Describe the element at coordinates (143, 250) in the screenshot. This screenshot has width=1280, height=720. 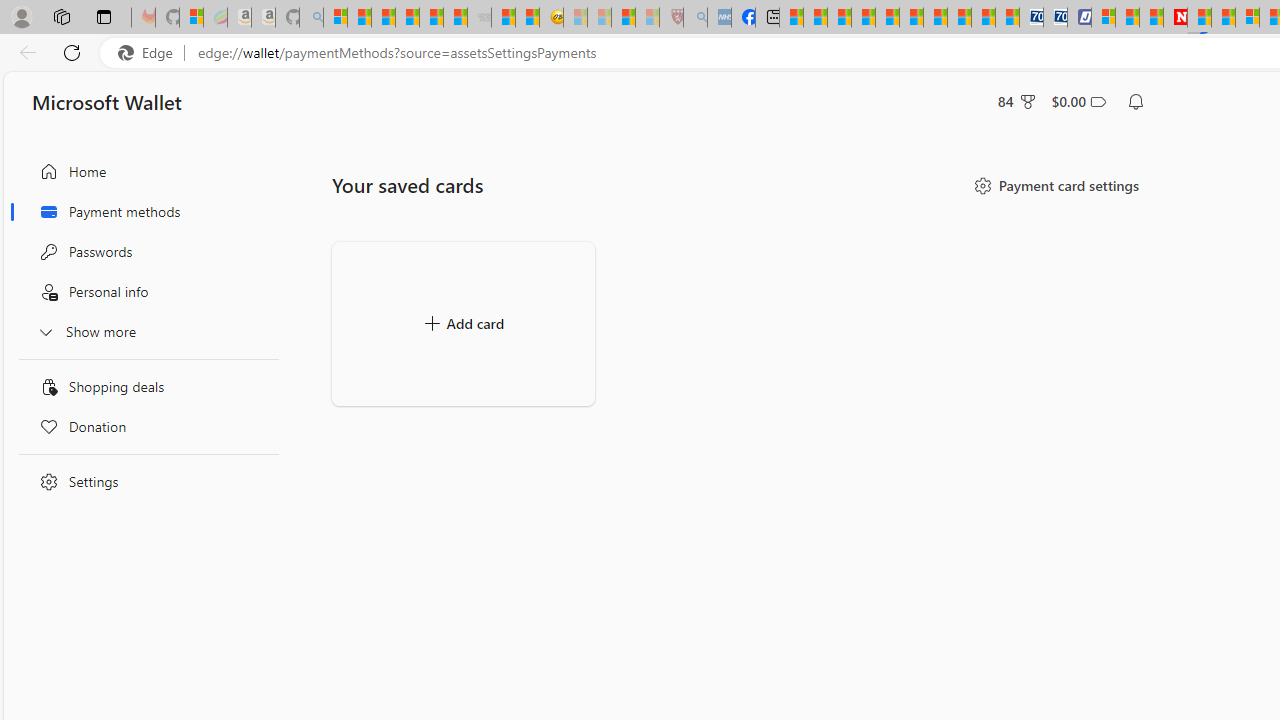
I see `'Passwords'` at that location.